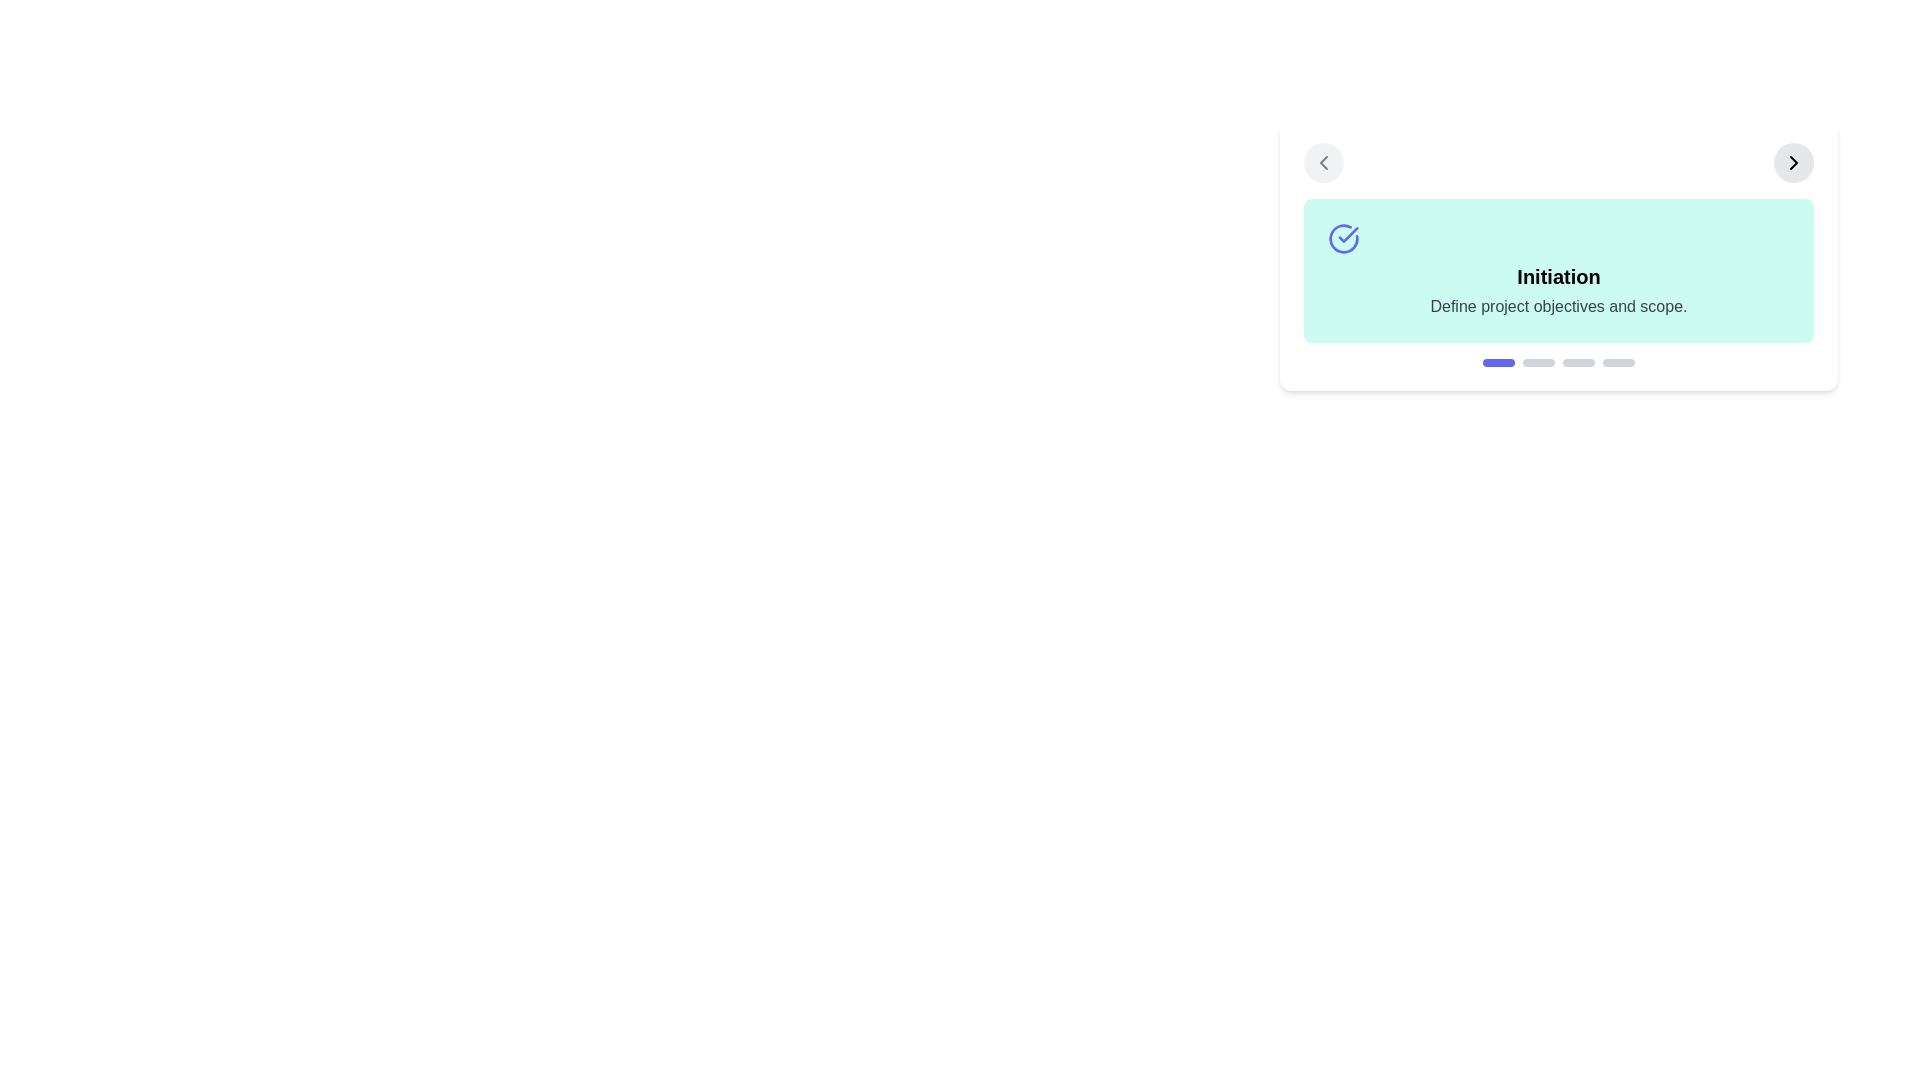 The height and width of the screenshot is (1080, 1920). What do you see at coordinates (1324, 161) in the screenshot?
I see `the previous button to navigate to the previous step` at bounding box center [1324, 161].